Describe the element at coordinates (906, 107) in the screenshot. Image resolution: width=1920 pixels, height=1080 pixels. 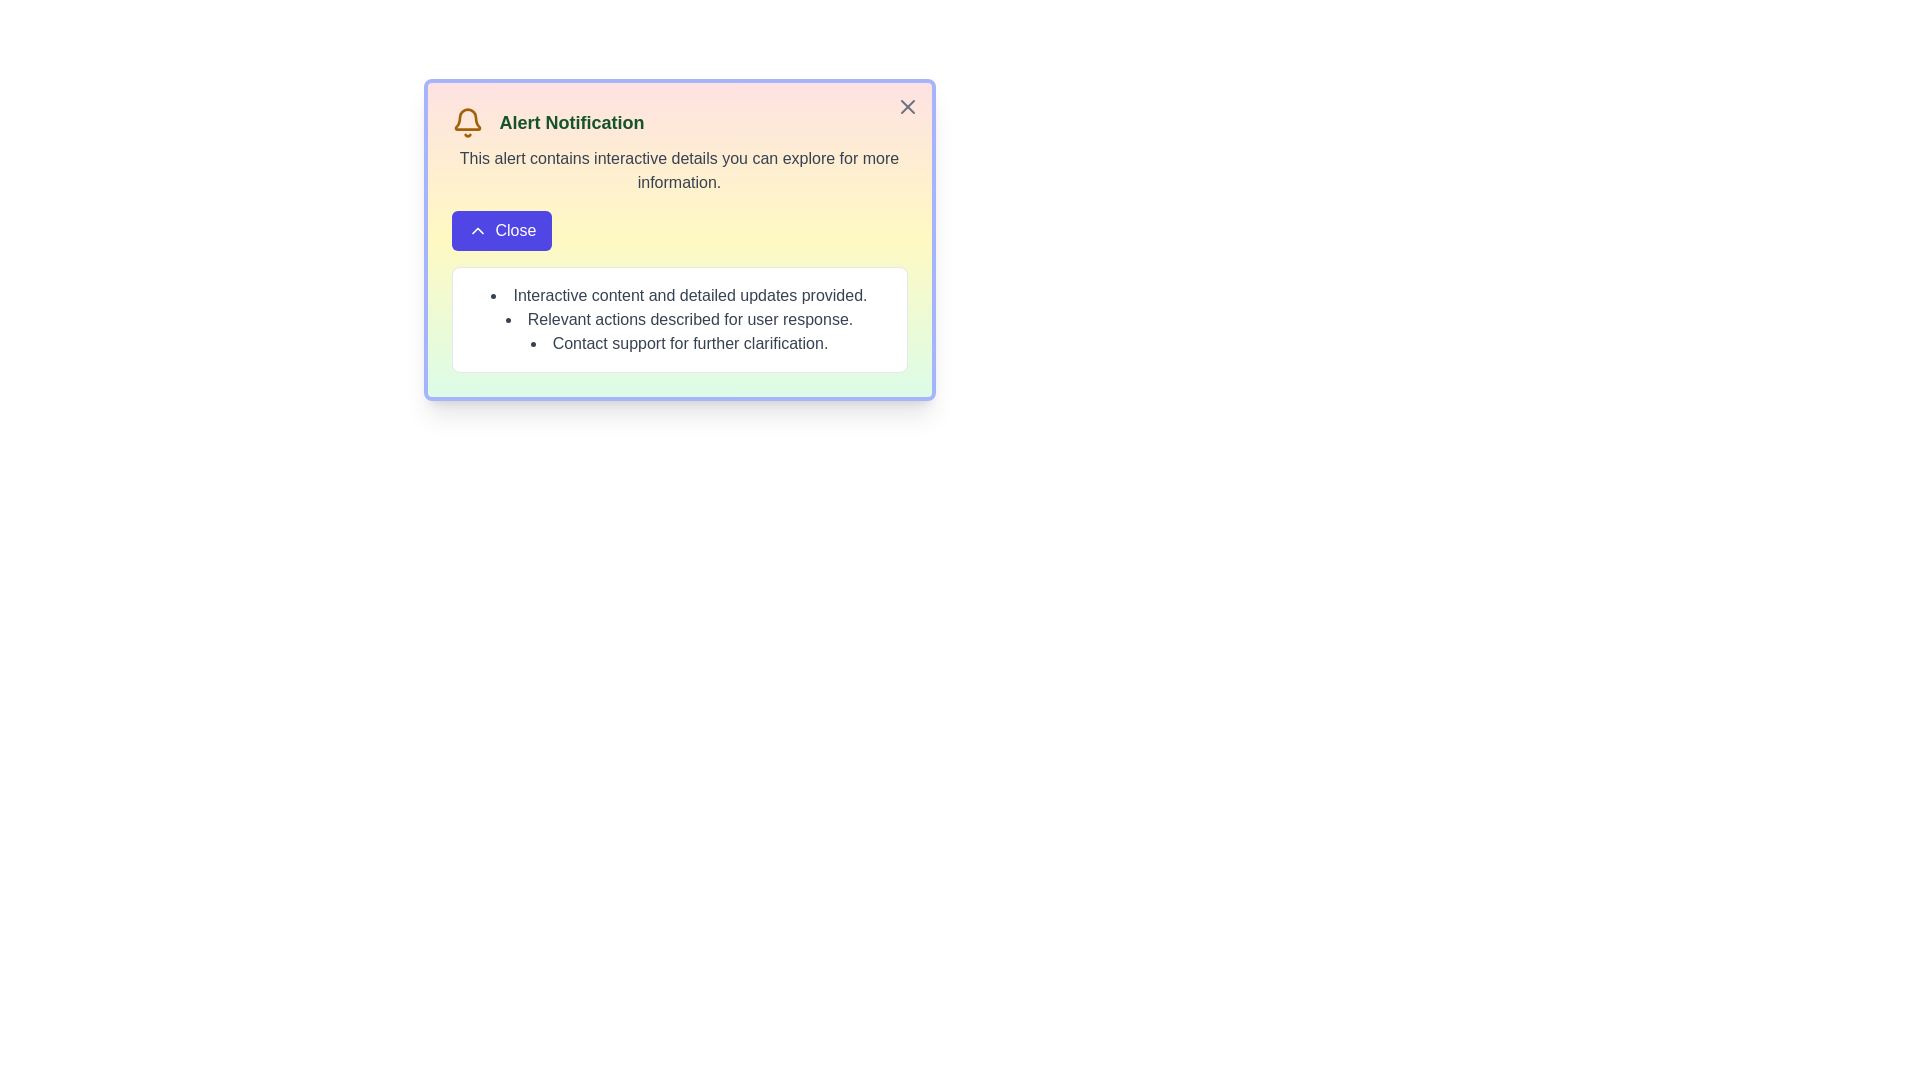
I see `the close button in the top-right corner of the alert to dismiss it` at that location.